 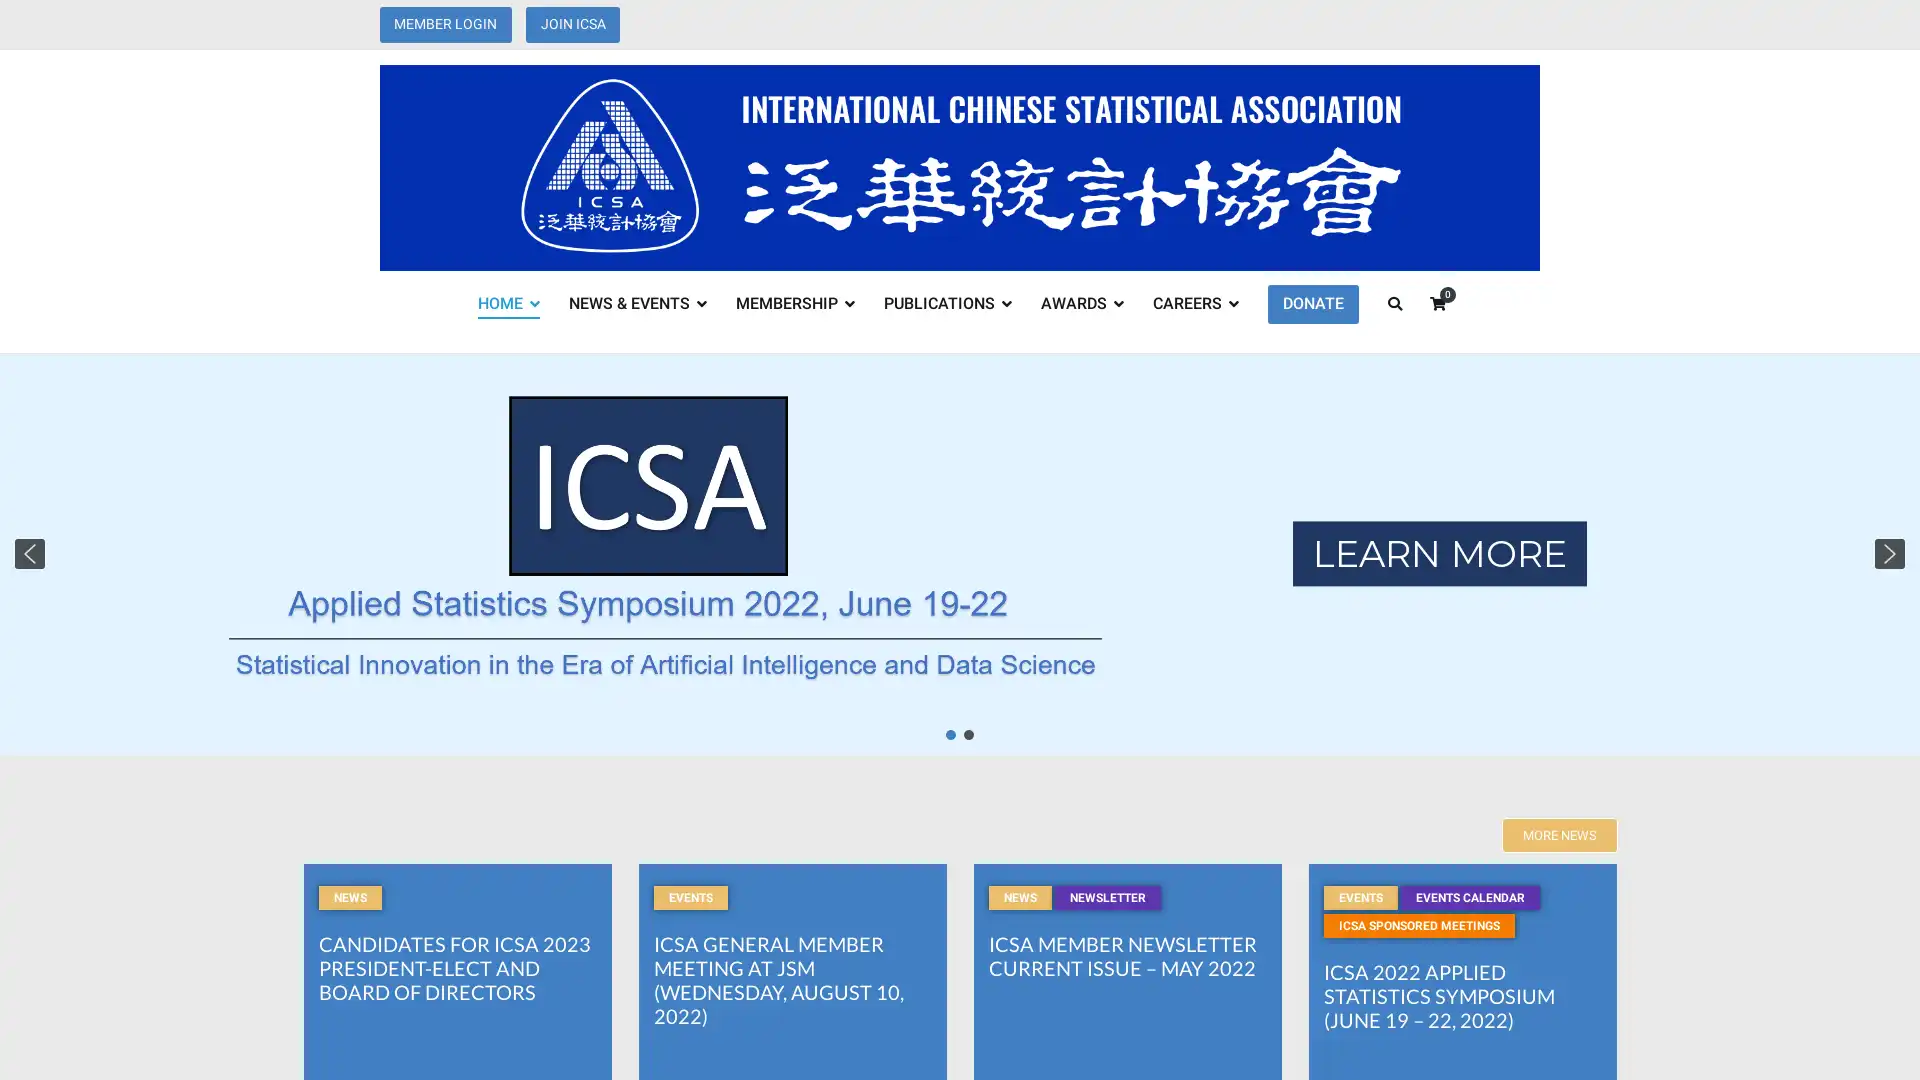 What do you see at coordinates (1559, 834) in the screenshot?
I see `MORE NEWS` at bounding box center [1559, 834].